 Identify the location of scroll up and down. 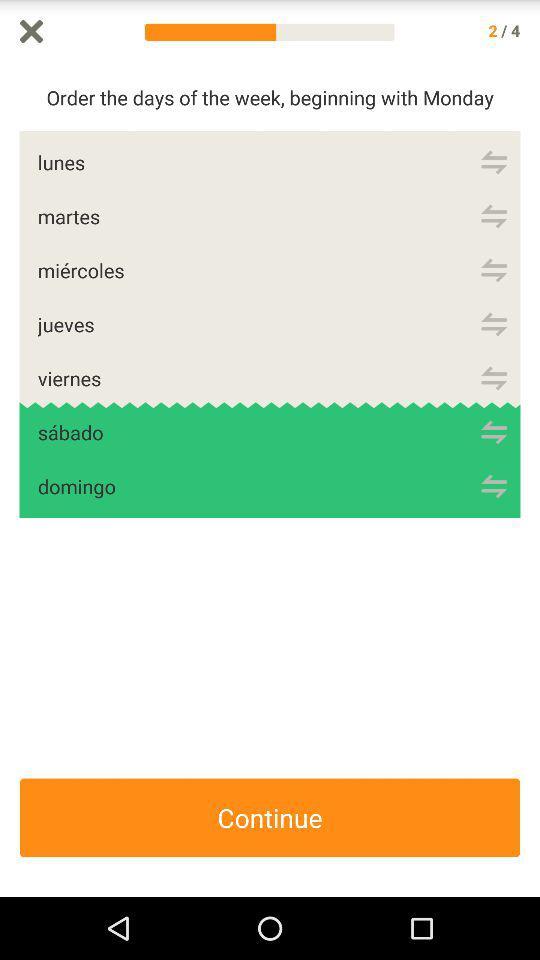
(530, 480).